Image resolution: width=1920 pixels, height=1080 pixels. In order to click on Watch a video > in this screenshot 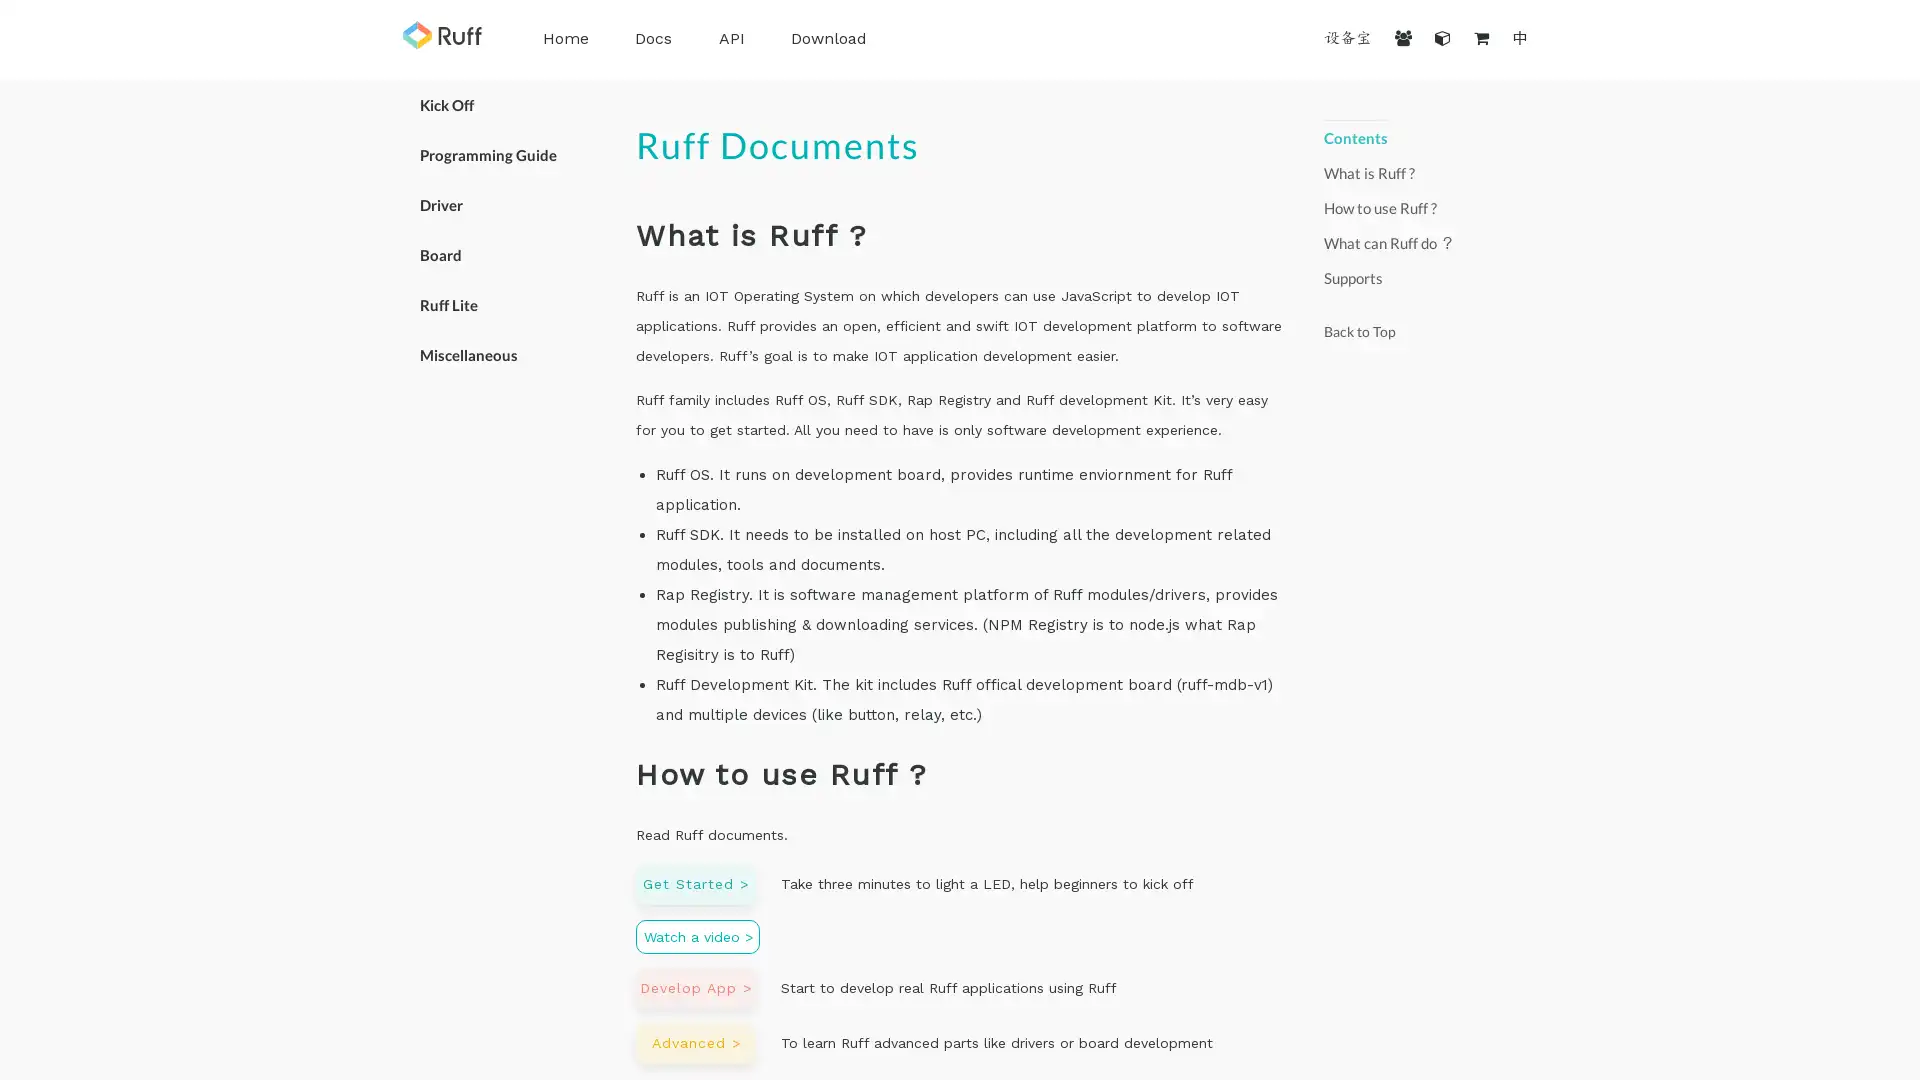, I will do `click(697, 937)`.